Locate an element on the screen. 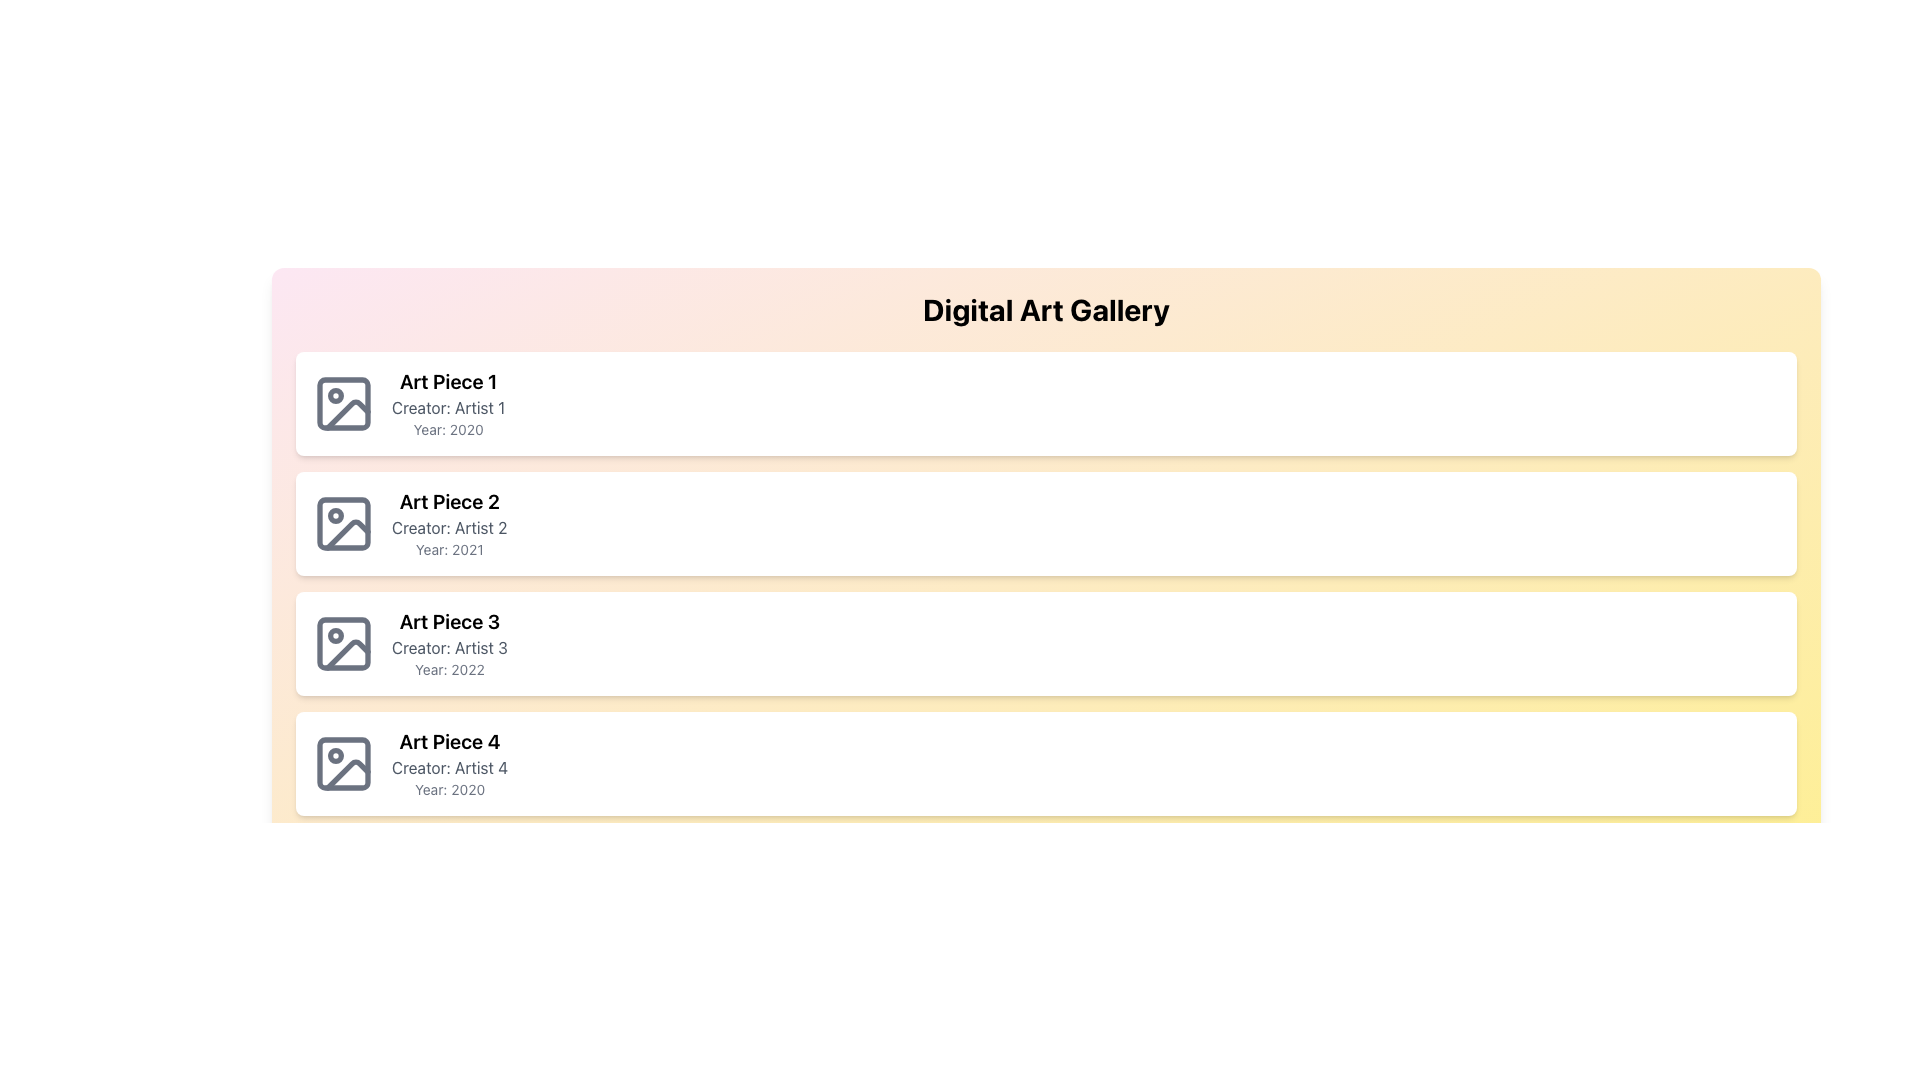  the title text of the second card in a vertical list within a structured card layout, which serves as a prominent label for the associated art piece is located at coordinates (448, 500).